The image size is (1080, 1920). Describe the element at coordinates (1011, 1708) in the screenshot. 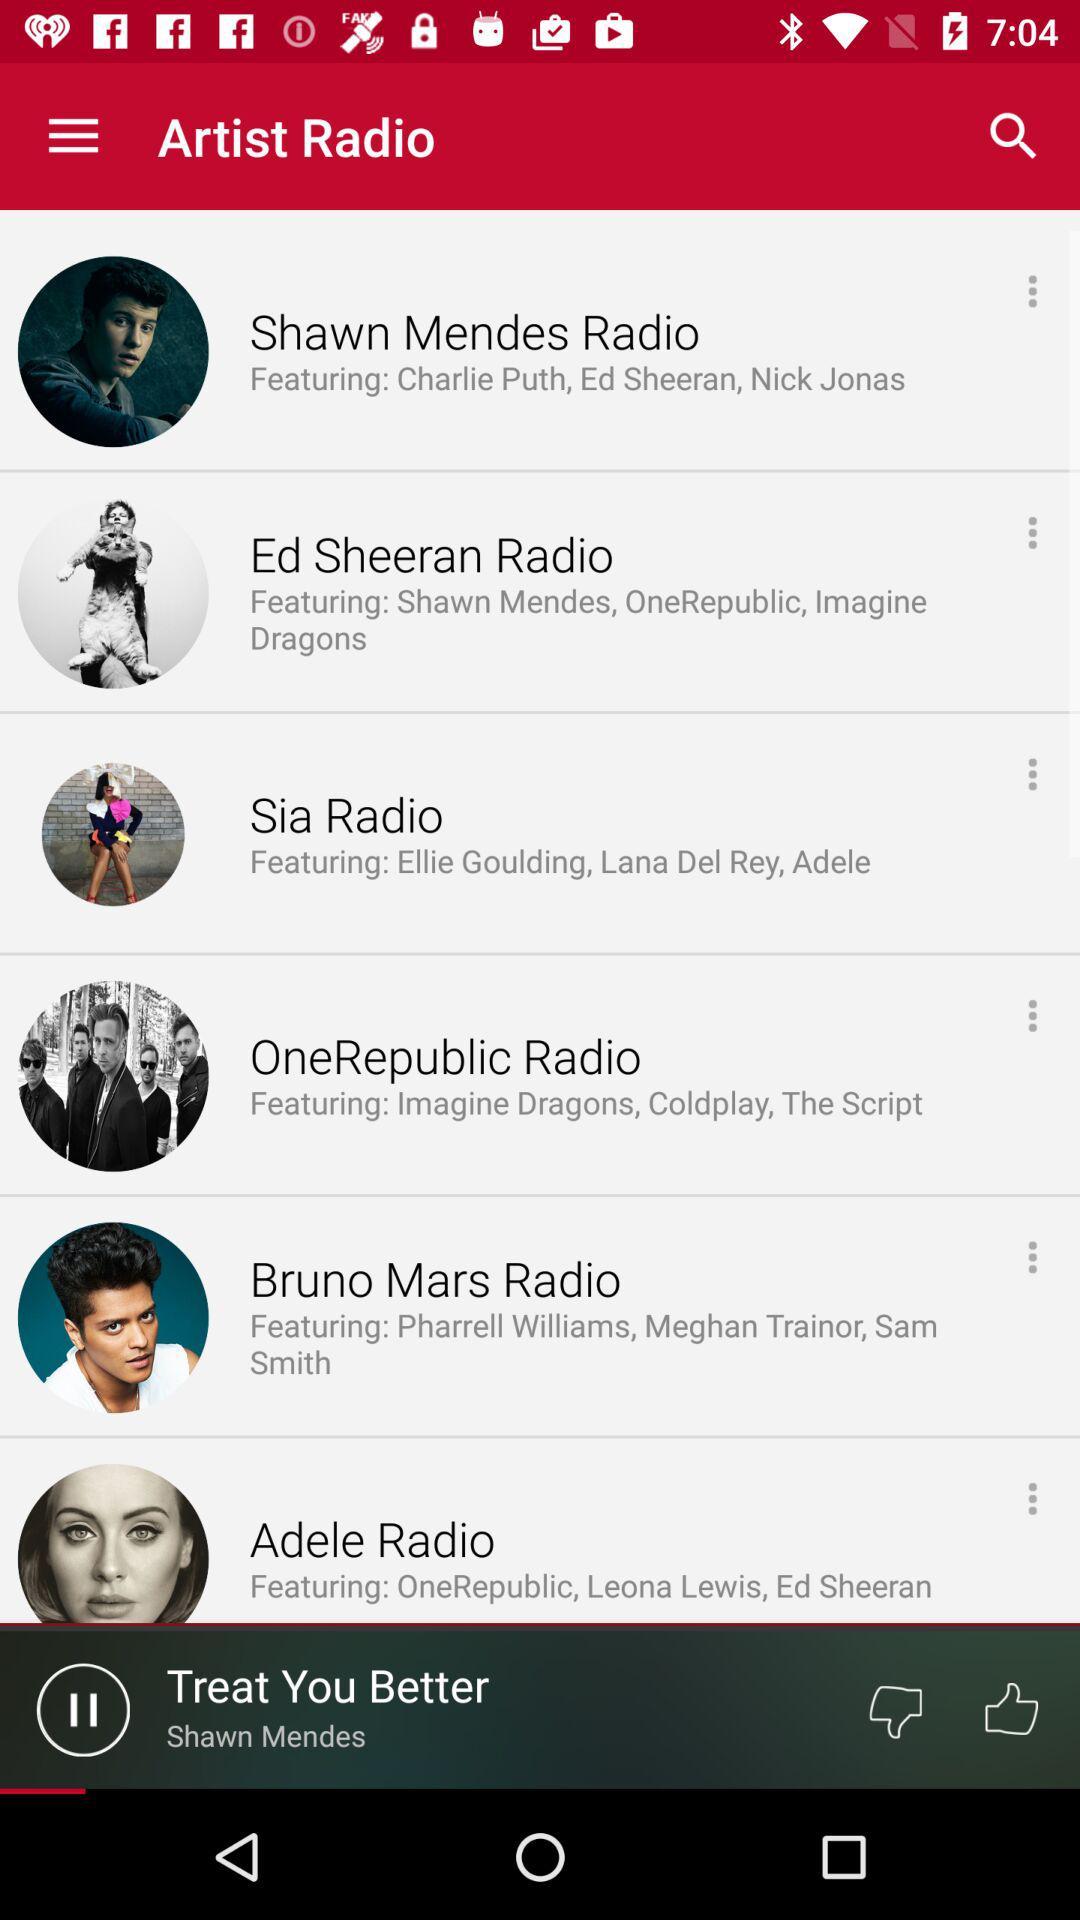

I see `the thumbs_up icon` at that location.